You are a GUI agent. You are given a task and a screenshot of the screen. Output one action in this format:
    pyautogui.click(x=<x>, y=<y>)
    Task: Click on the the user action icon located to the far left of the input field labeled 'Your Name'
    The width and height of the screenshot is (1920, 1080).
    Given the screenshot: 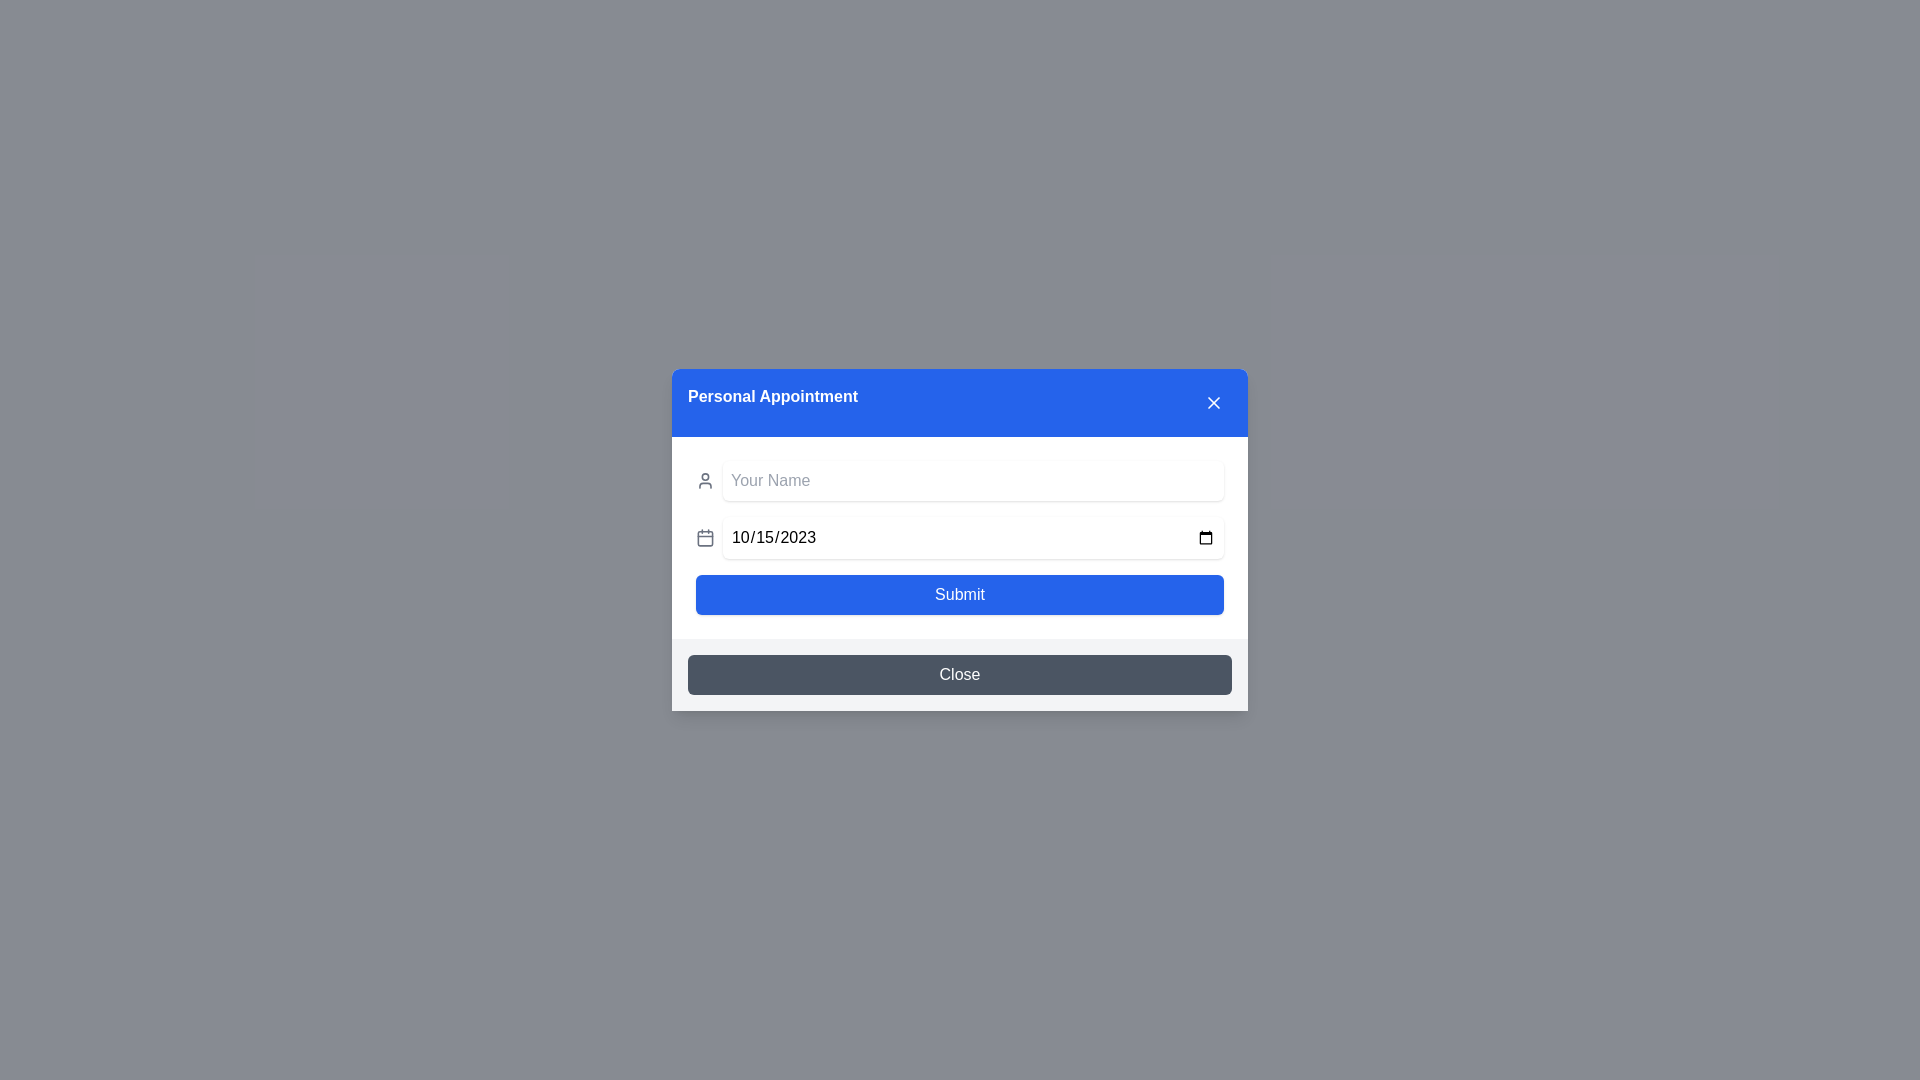 What is the action you would take?
    pyautogui.click(x=705, y=481)
    